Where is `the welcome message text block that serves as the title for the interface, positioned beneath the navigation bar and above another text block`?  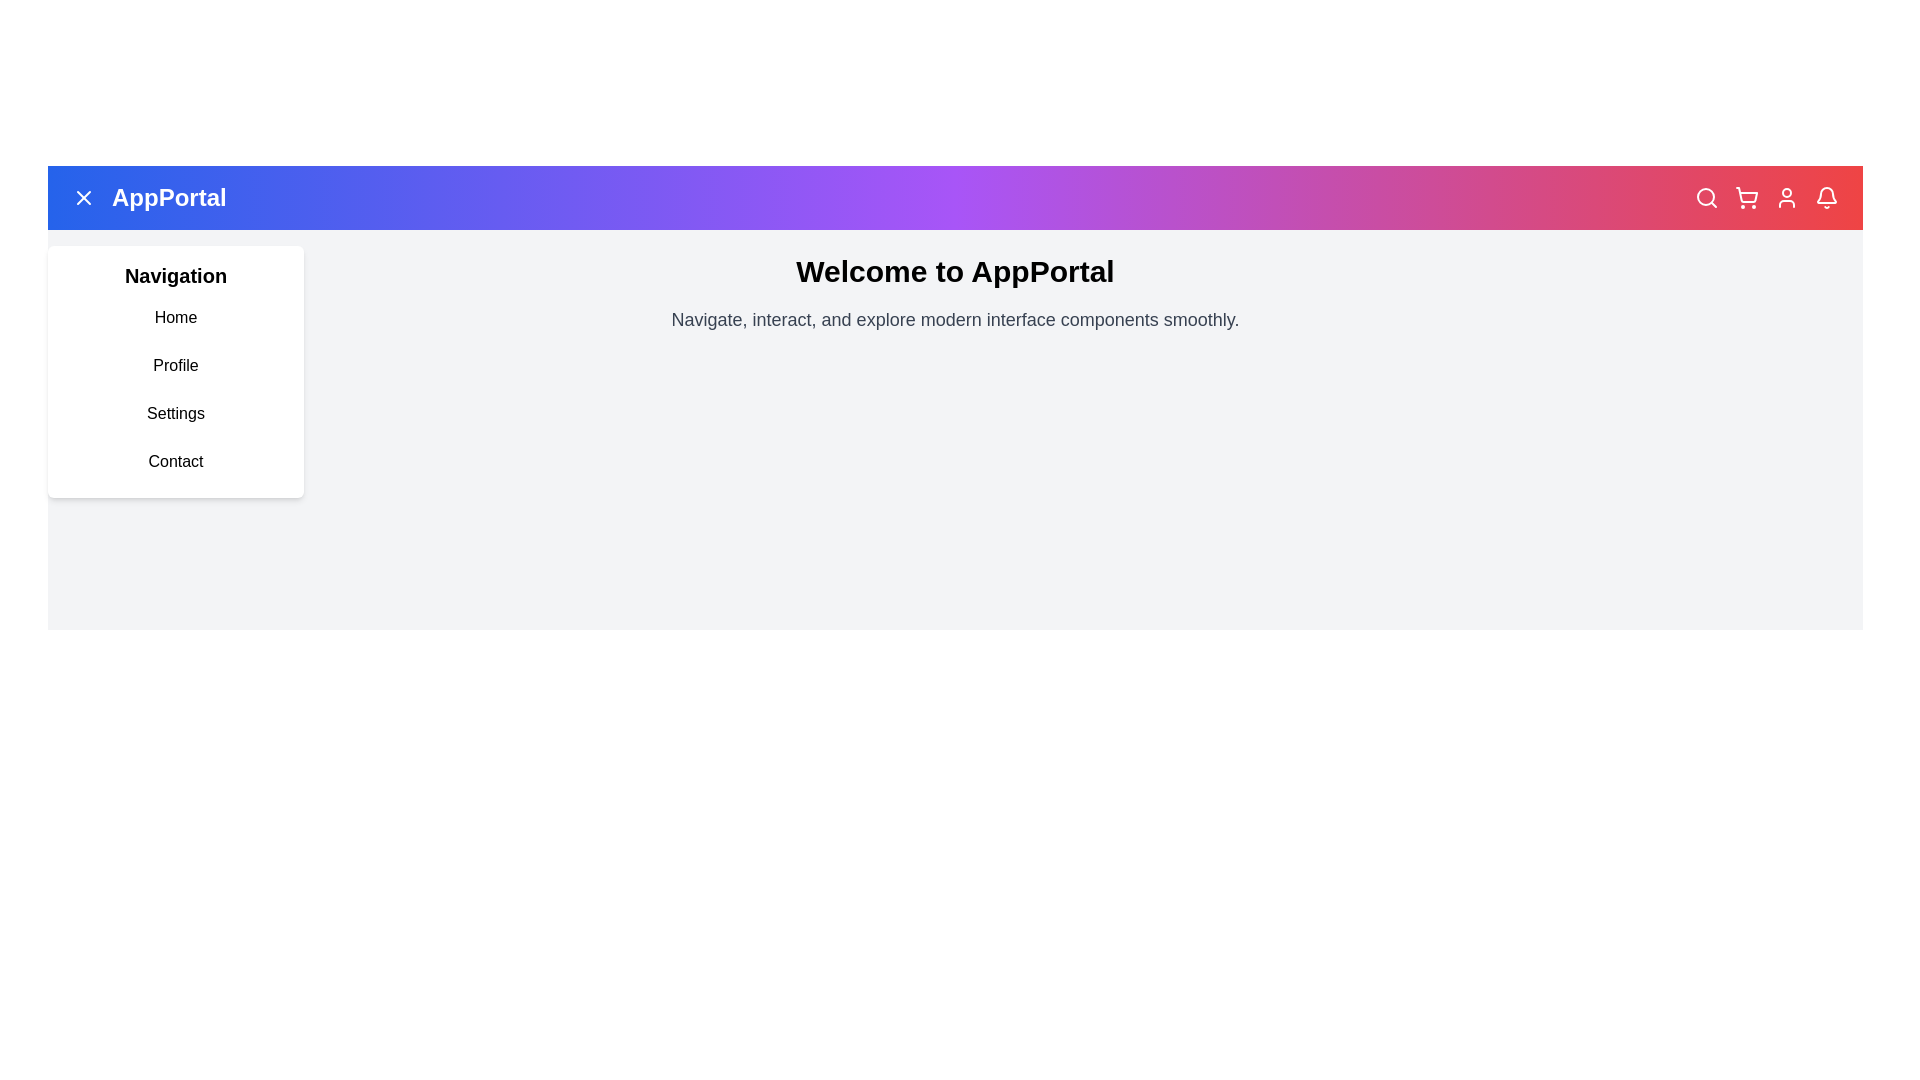
the welcome message text block that serves as the title for the interface, positioned beneath the navigation bar and above another text block is located at coordinates (954, 272).